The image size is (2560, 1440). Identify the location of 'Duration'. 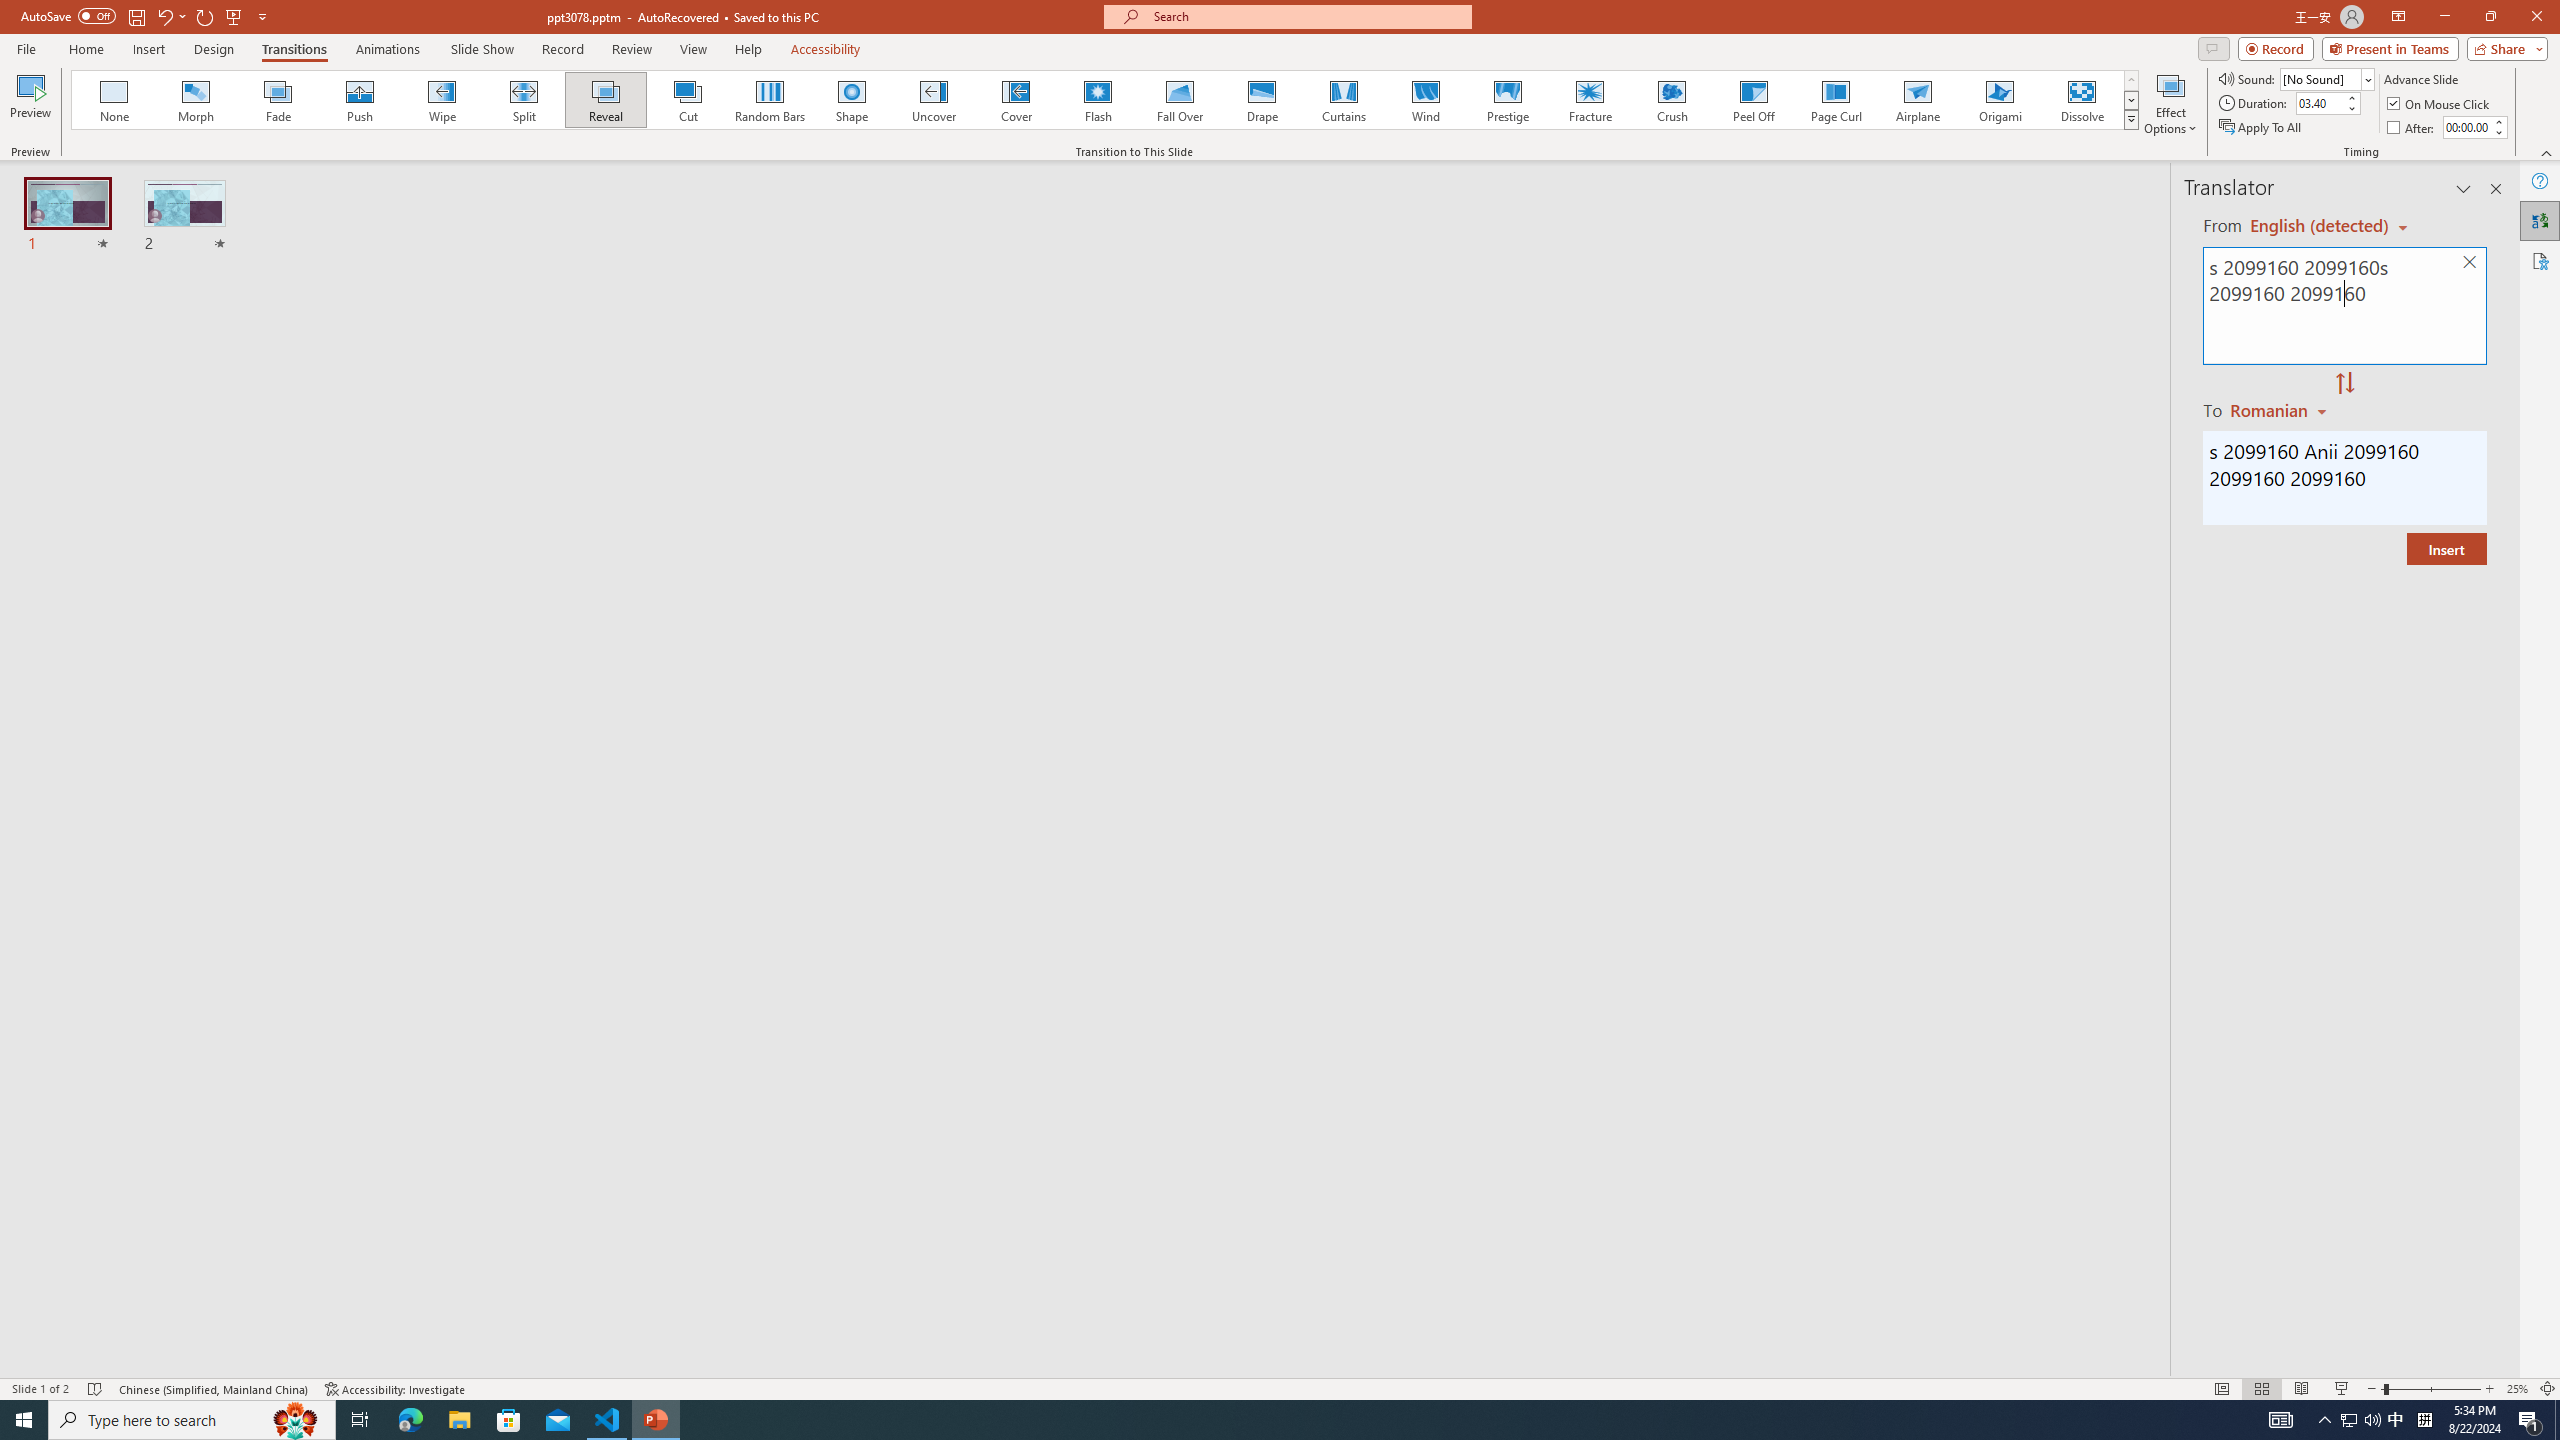
(2319, 102).